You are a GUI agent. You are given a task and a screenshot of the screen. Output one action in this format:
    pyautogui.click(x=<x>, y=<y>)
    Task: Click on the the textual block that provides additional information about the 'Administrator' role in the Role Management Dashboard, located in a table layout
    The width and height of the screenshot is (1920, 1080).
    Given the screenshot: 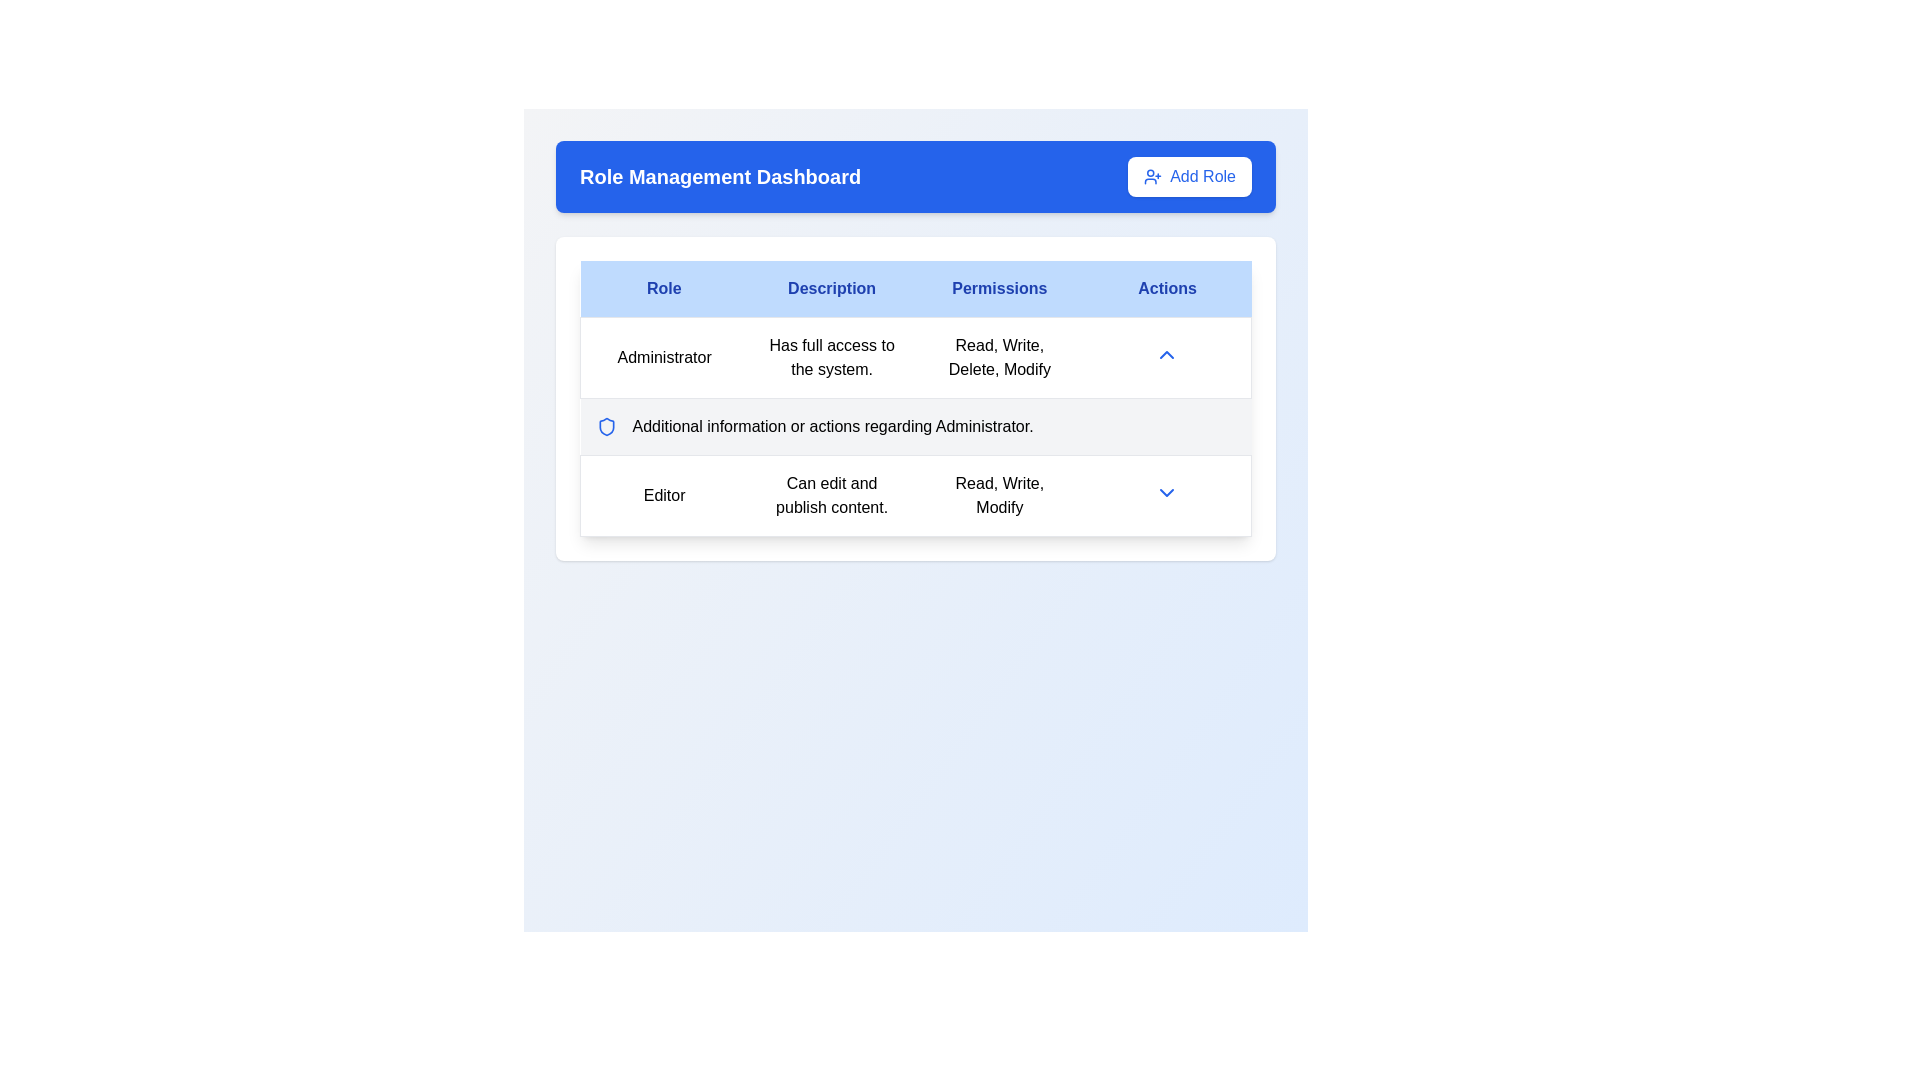 What is the action you would take?
    pyautogui.click(x=915, y=426)
    